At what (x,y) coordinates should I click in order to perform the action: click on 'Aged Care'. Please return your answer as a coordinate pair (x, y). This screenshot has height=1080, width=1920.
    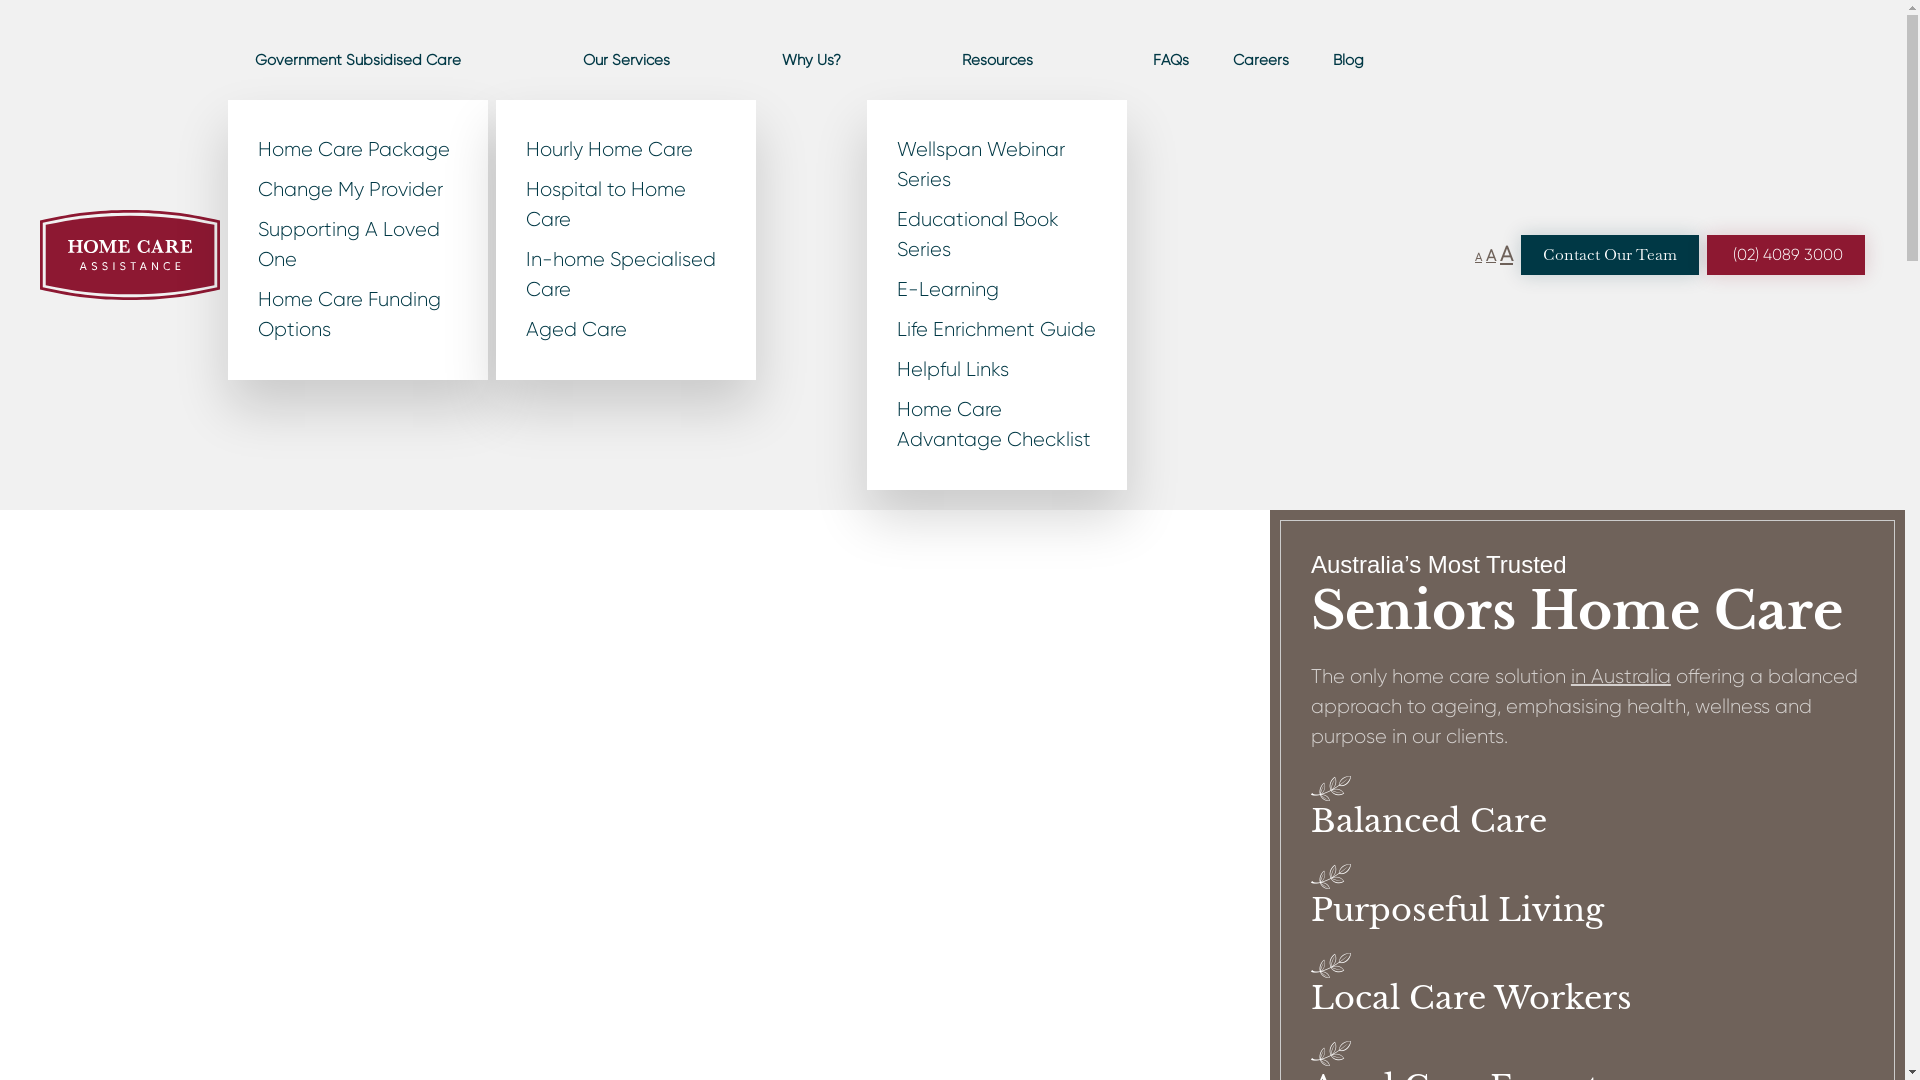
    Looking at the image, I should click on (624, 329).